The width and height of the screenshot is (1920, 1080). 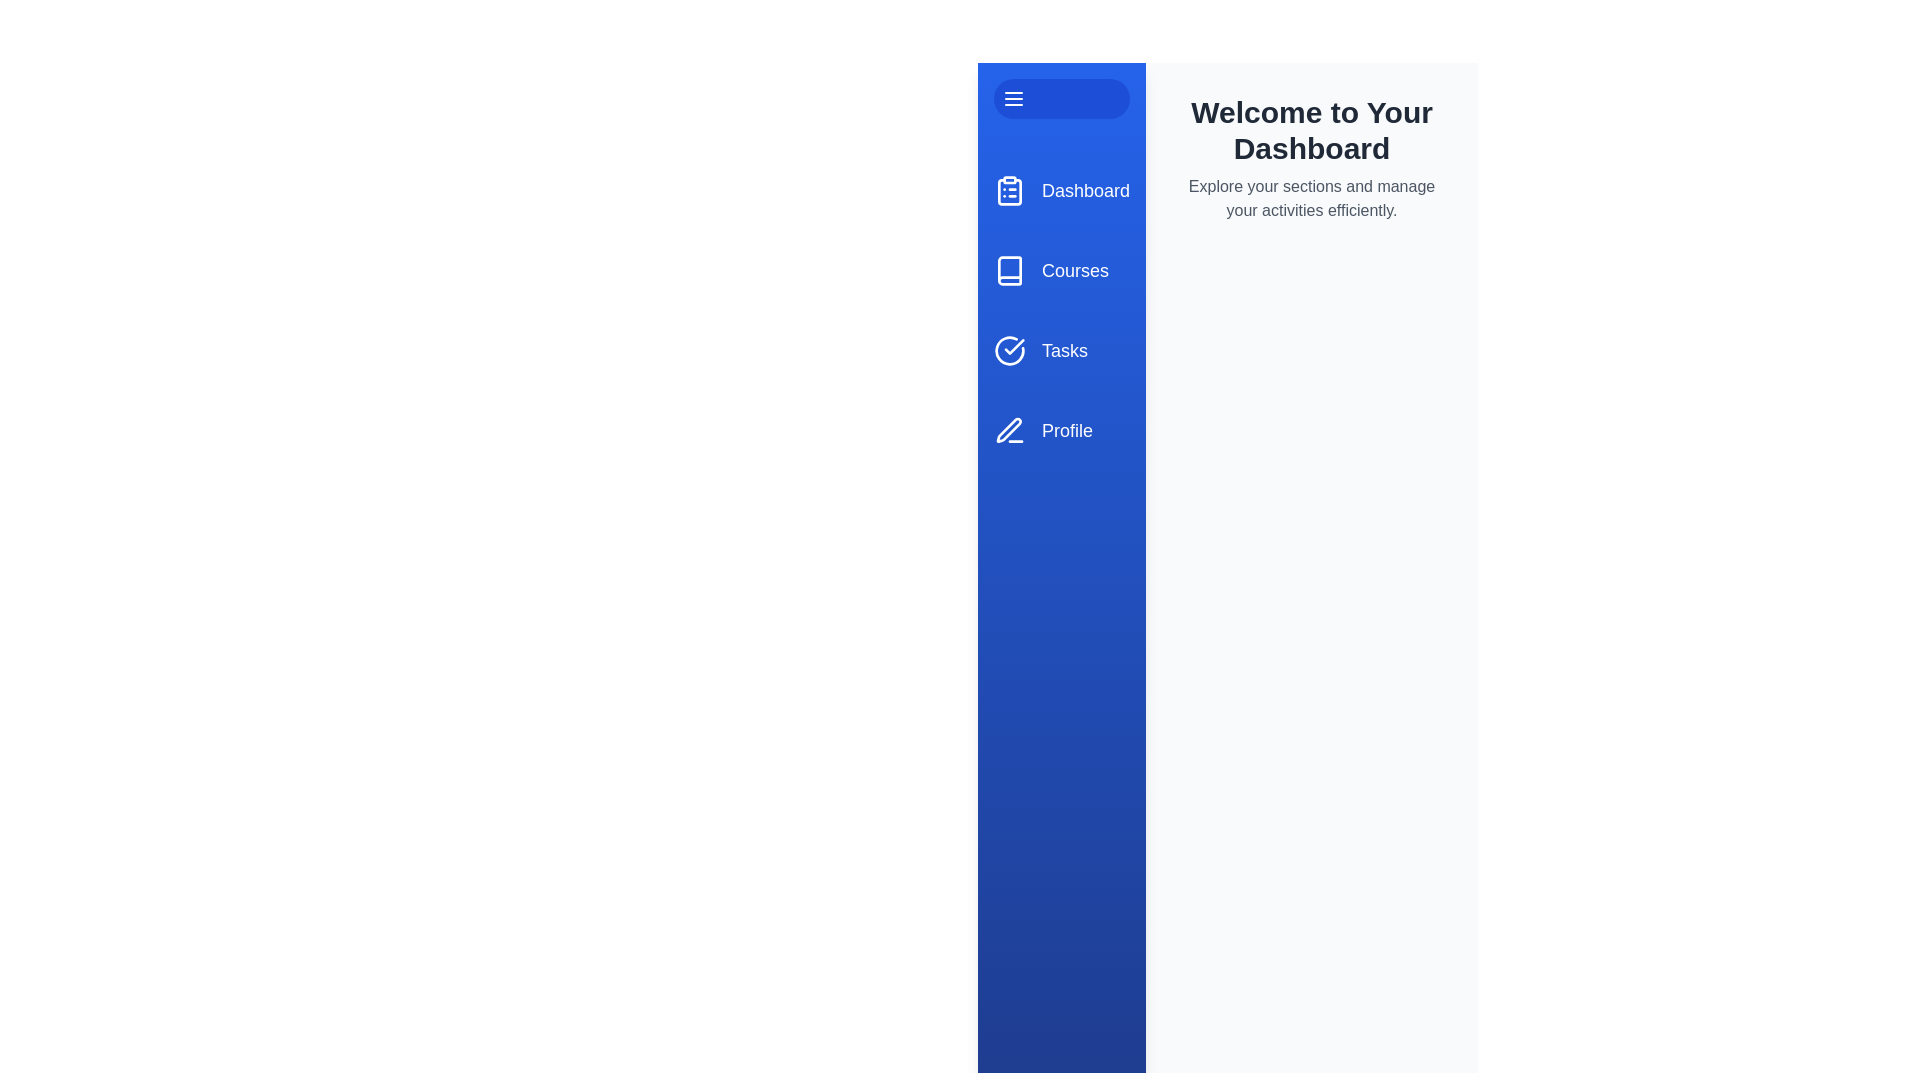 I want to click on the menu item labeled Courses to navigate, so click(x=1060, y=270).